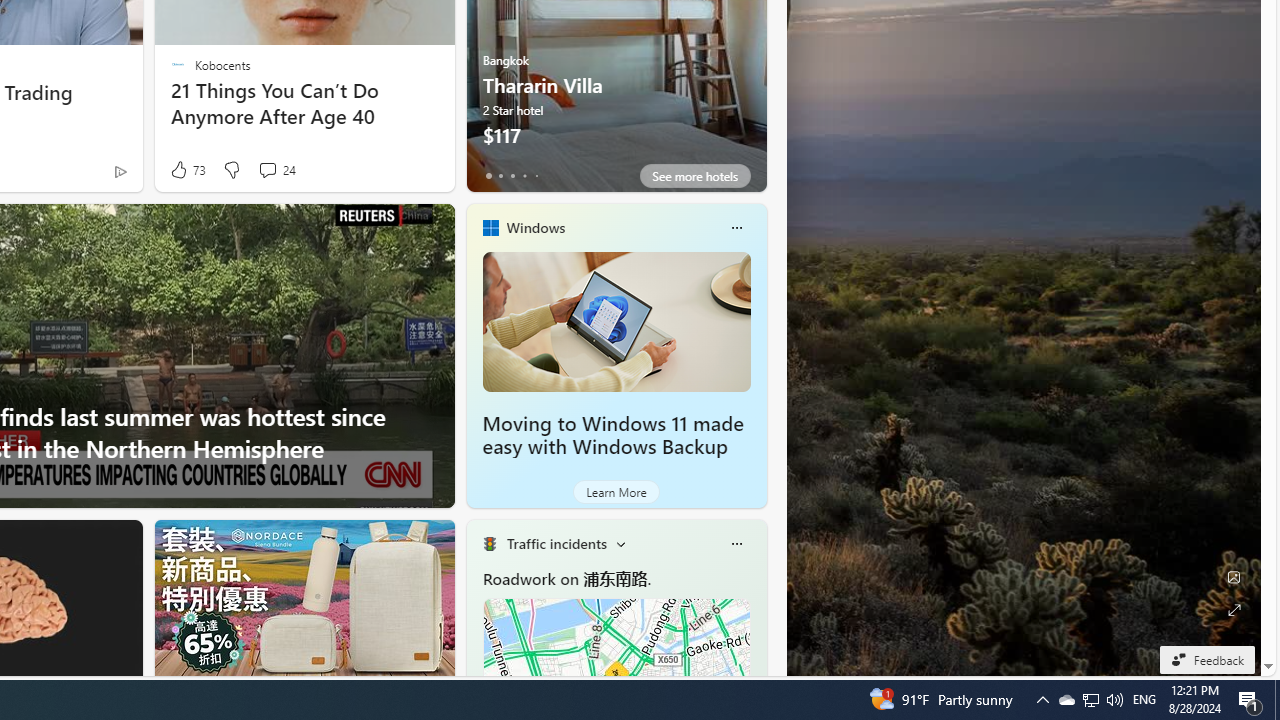  Describe the element at coordinates (536, 175) in the screenshot. I see `'tab-4'` at that location.